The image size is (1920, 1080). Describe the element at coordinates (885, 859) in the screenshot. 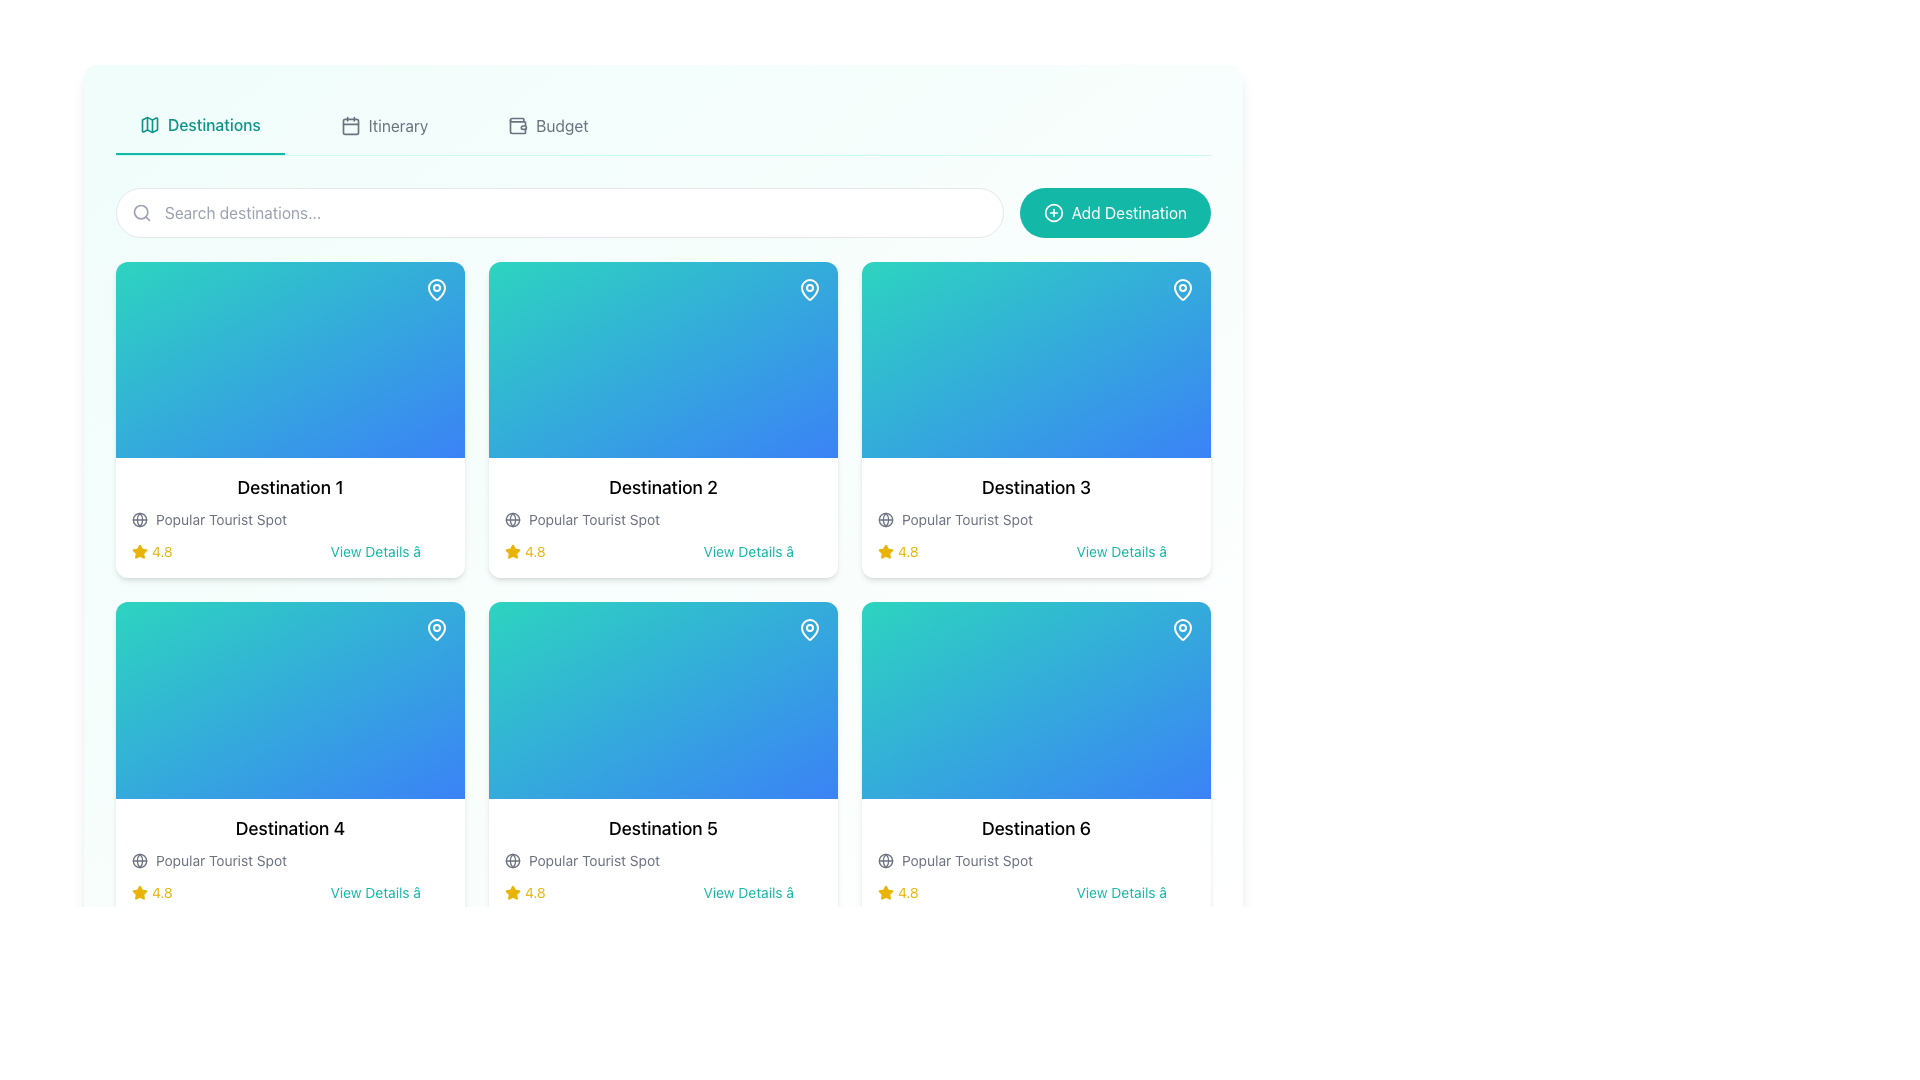

I see `the SVG Circle that represents a globe marker located in the bottom-right corner of the card titled 'Destination 6'` at that location.